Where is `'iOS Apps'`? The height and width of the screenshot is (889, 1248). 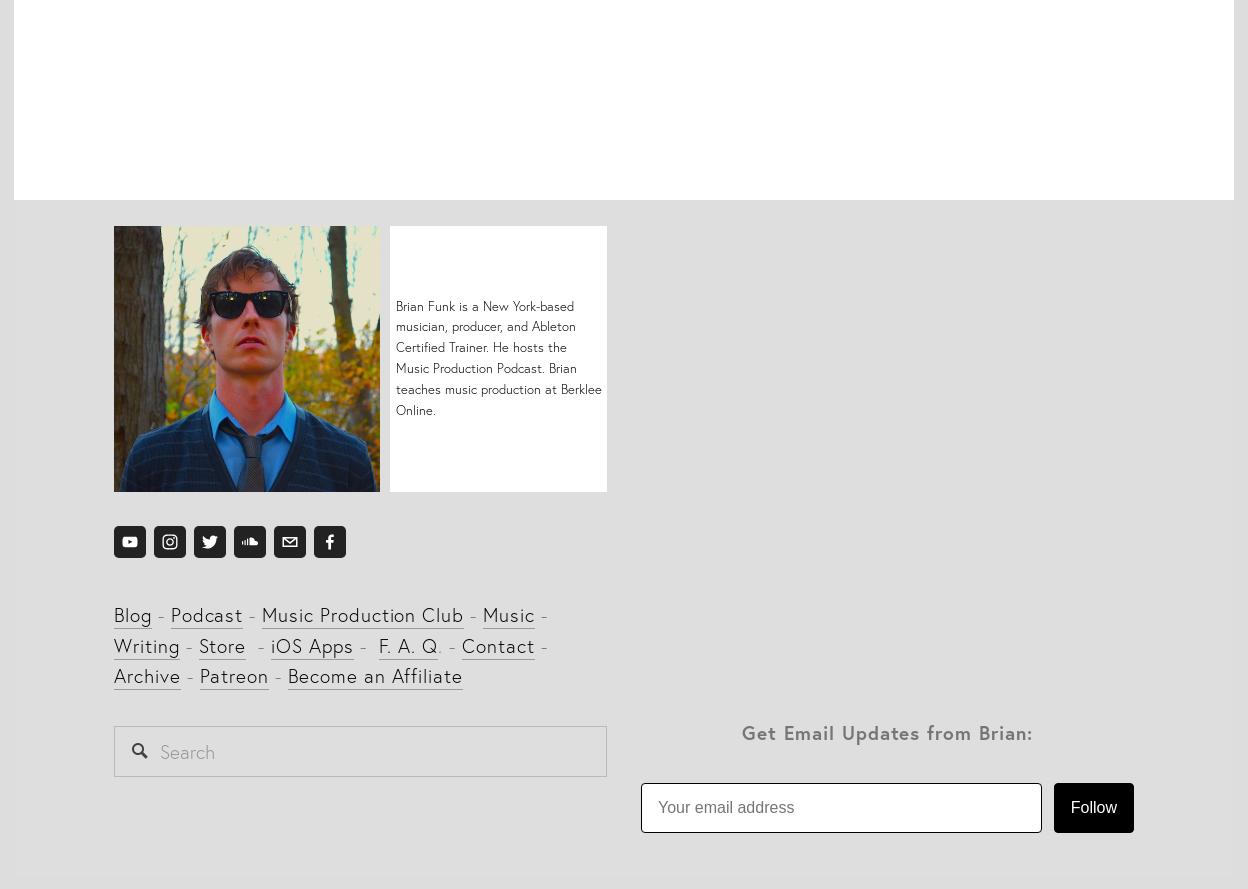 'iOS Apps' is located at coordinates (312, 644).